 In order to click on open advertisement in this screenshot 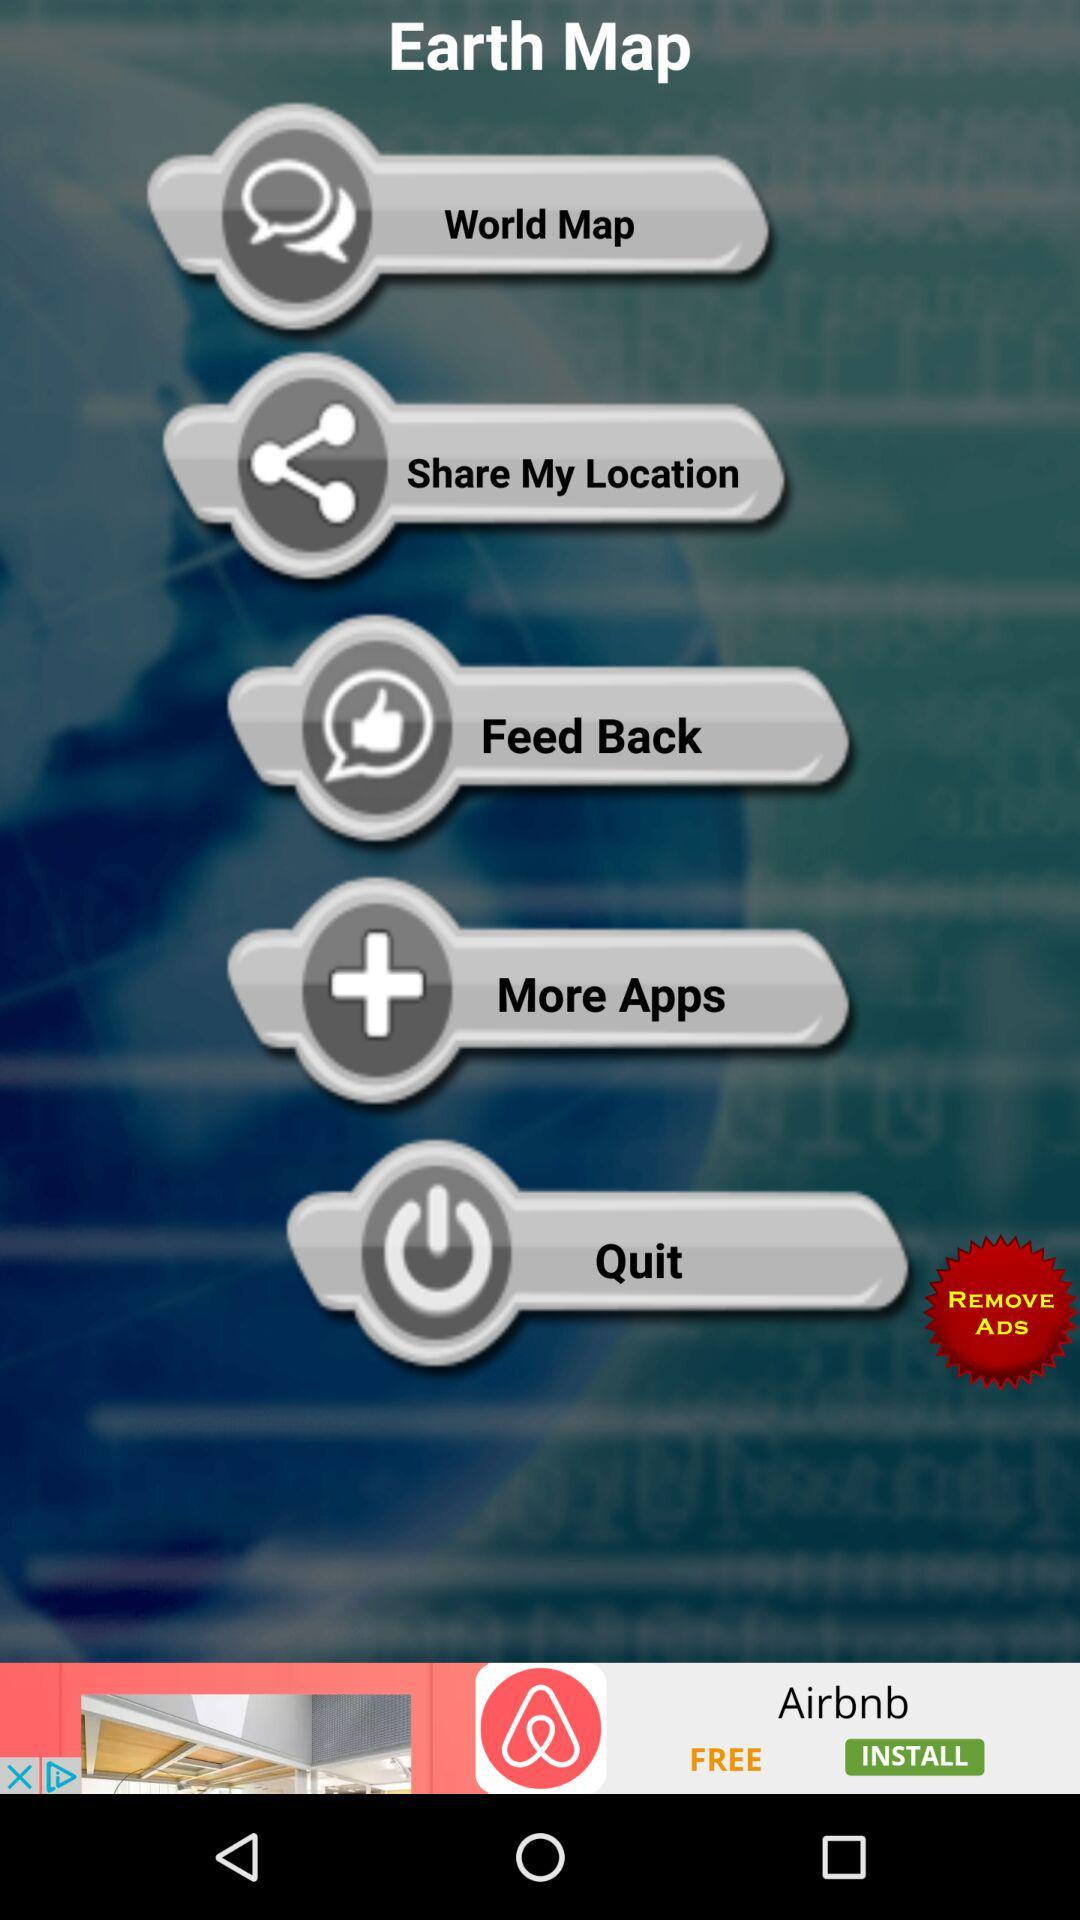, I will do `click(540, 1727)`.